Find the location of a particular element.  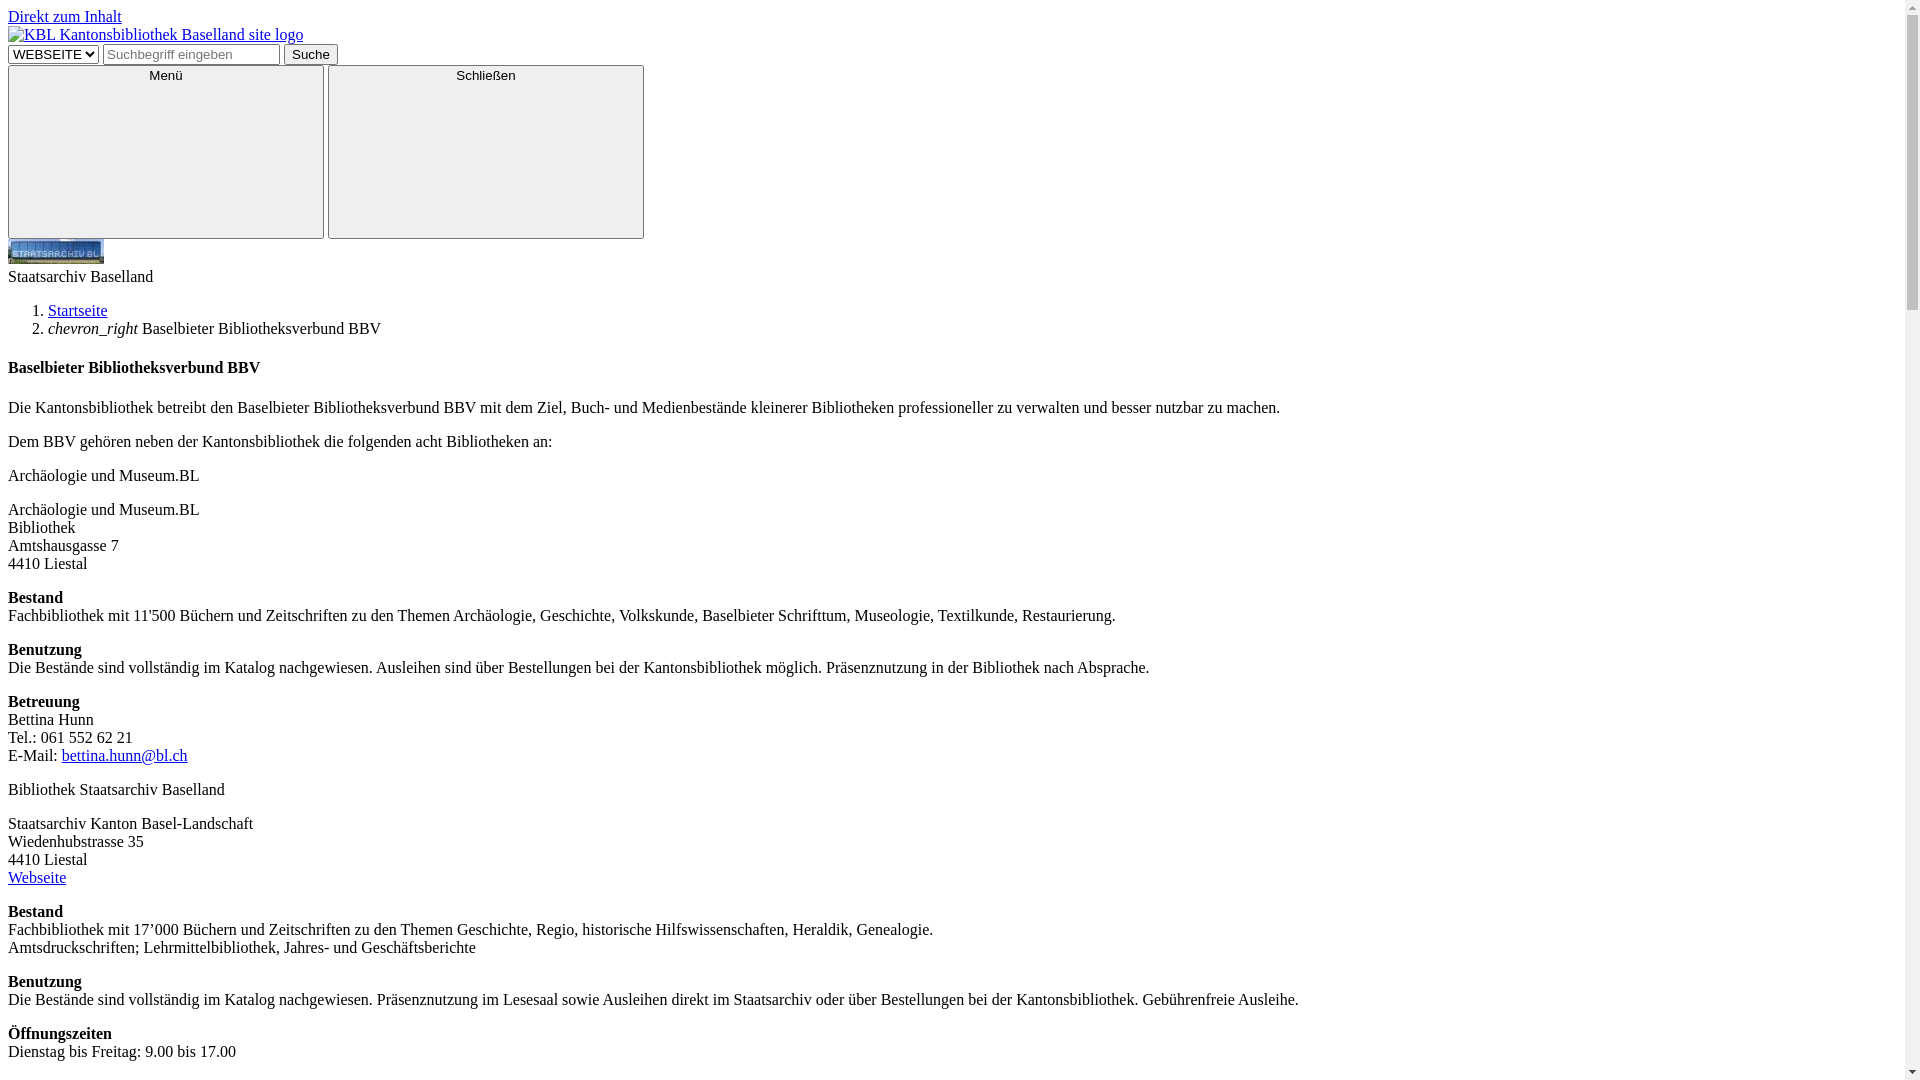

'Suche' is located at coordinates (282, 53).